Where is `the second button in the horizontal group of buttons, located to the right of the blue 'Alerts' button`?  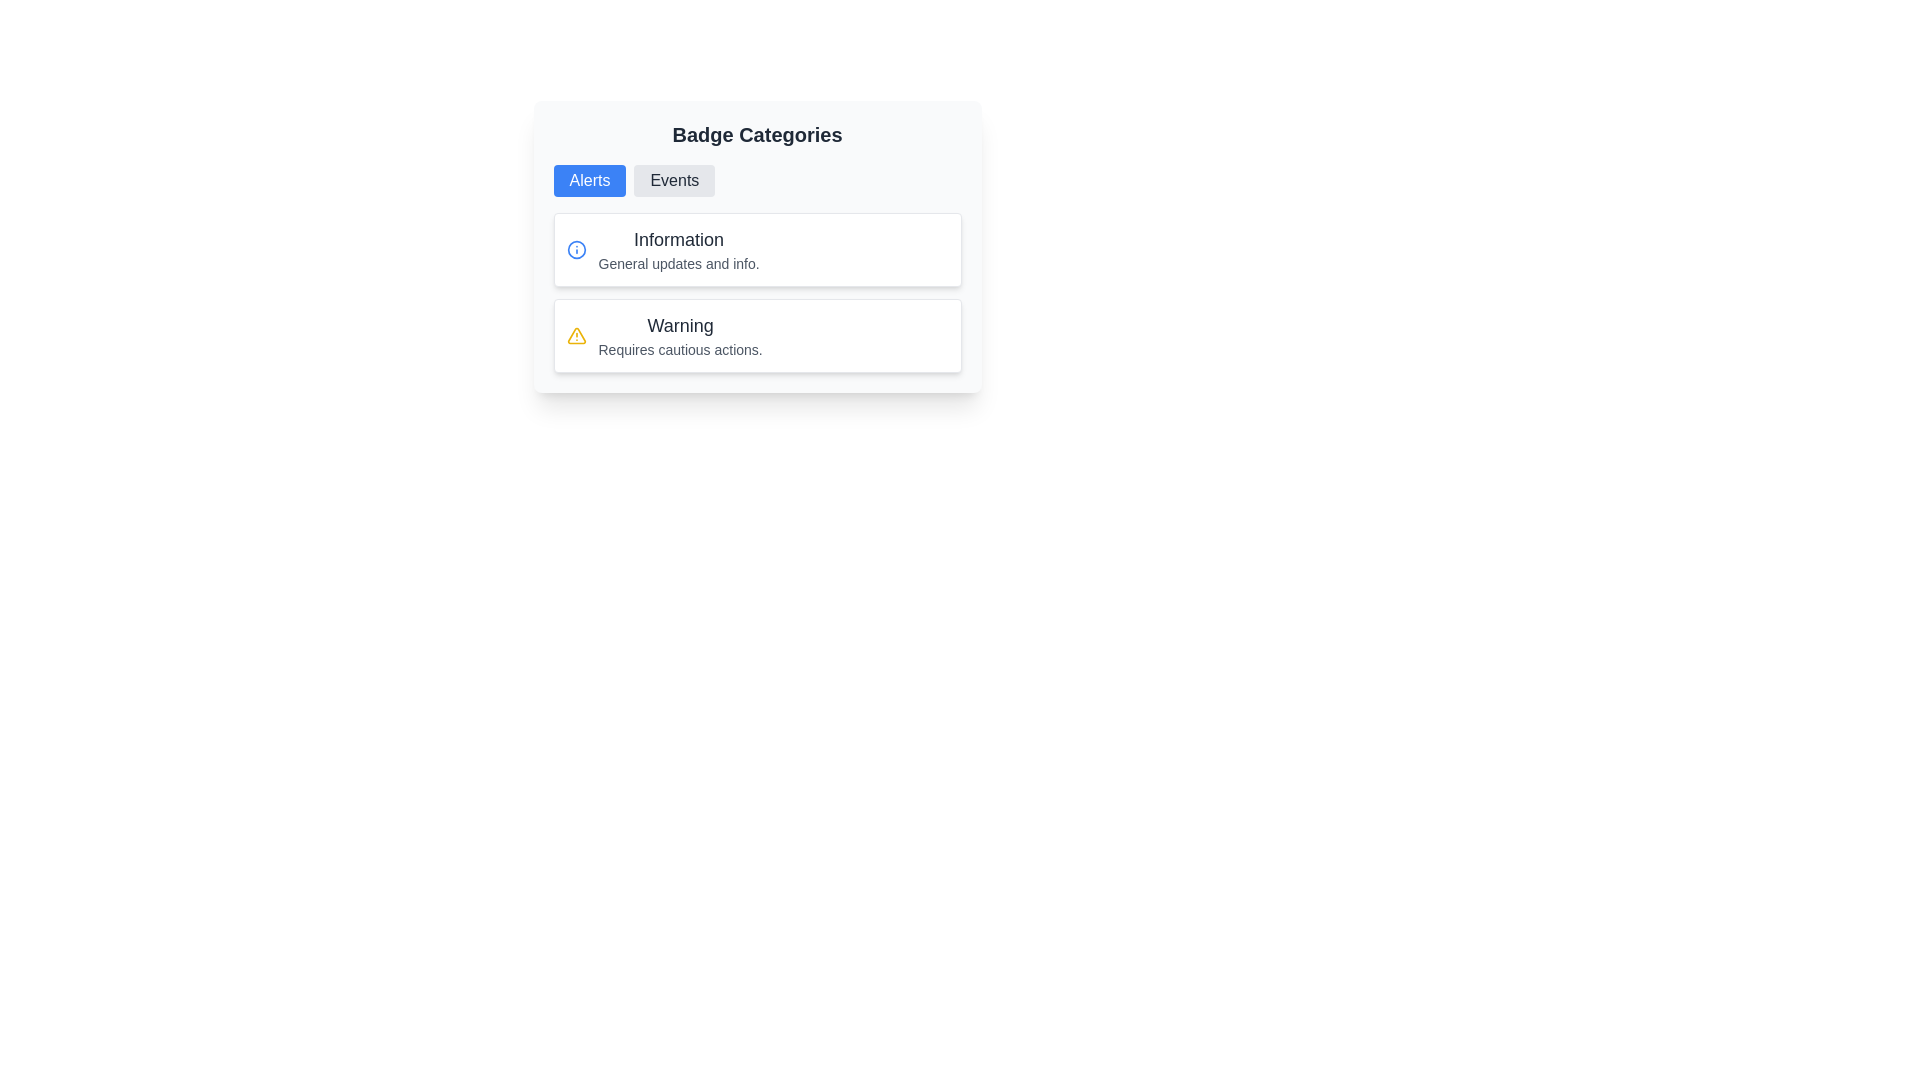
the second button in the horizontal group of buttons, located to the right of the blue 'Alerts' button is located at coordinates (674, 181).